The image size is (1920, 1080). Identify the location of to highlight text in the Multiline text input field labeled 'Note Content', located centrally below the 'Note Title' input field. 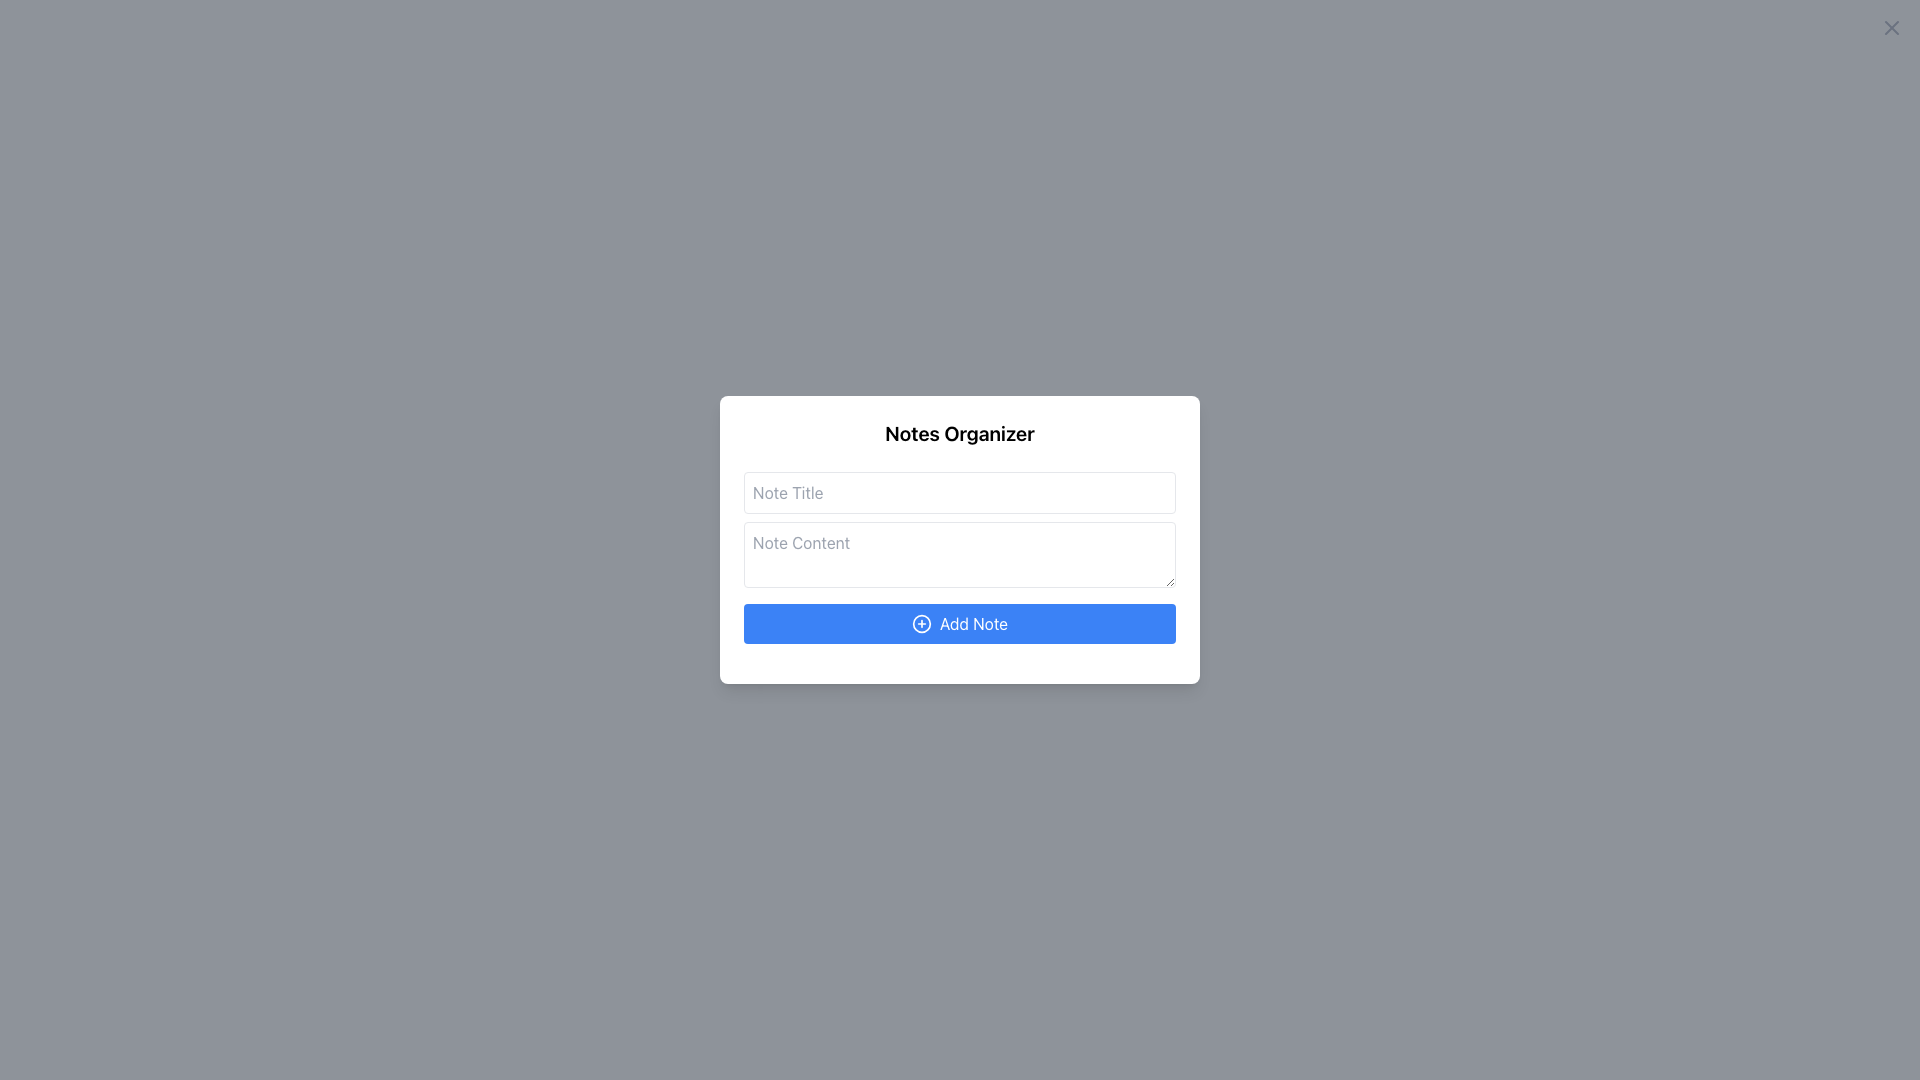
(960, 555).